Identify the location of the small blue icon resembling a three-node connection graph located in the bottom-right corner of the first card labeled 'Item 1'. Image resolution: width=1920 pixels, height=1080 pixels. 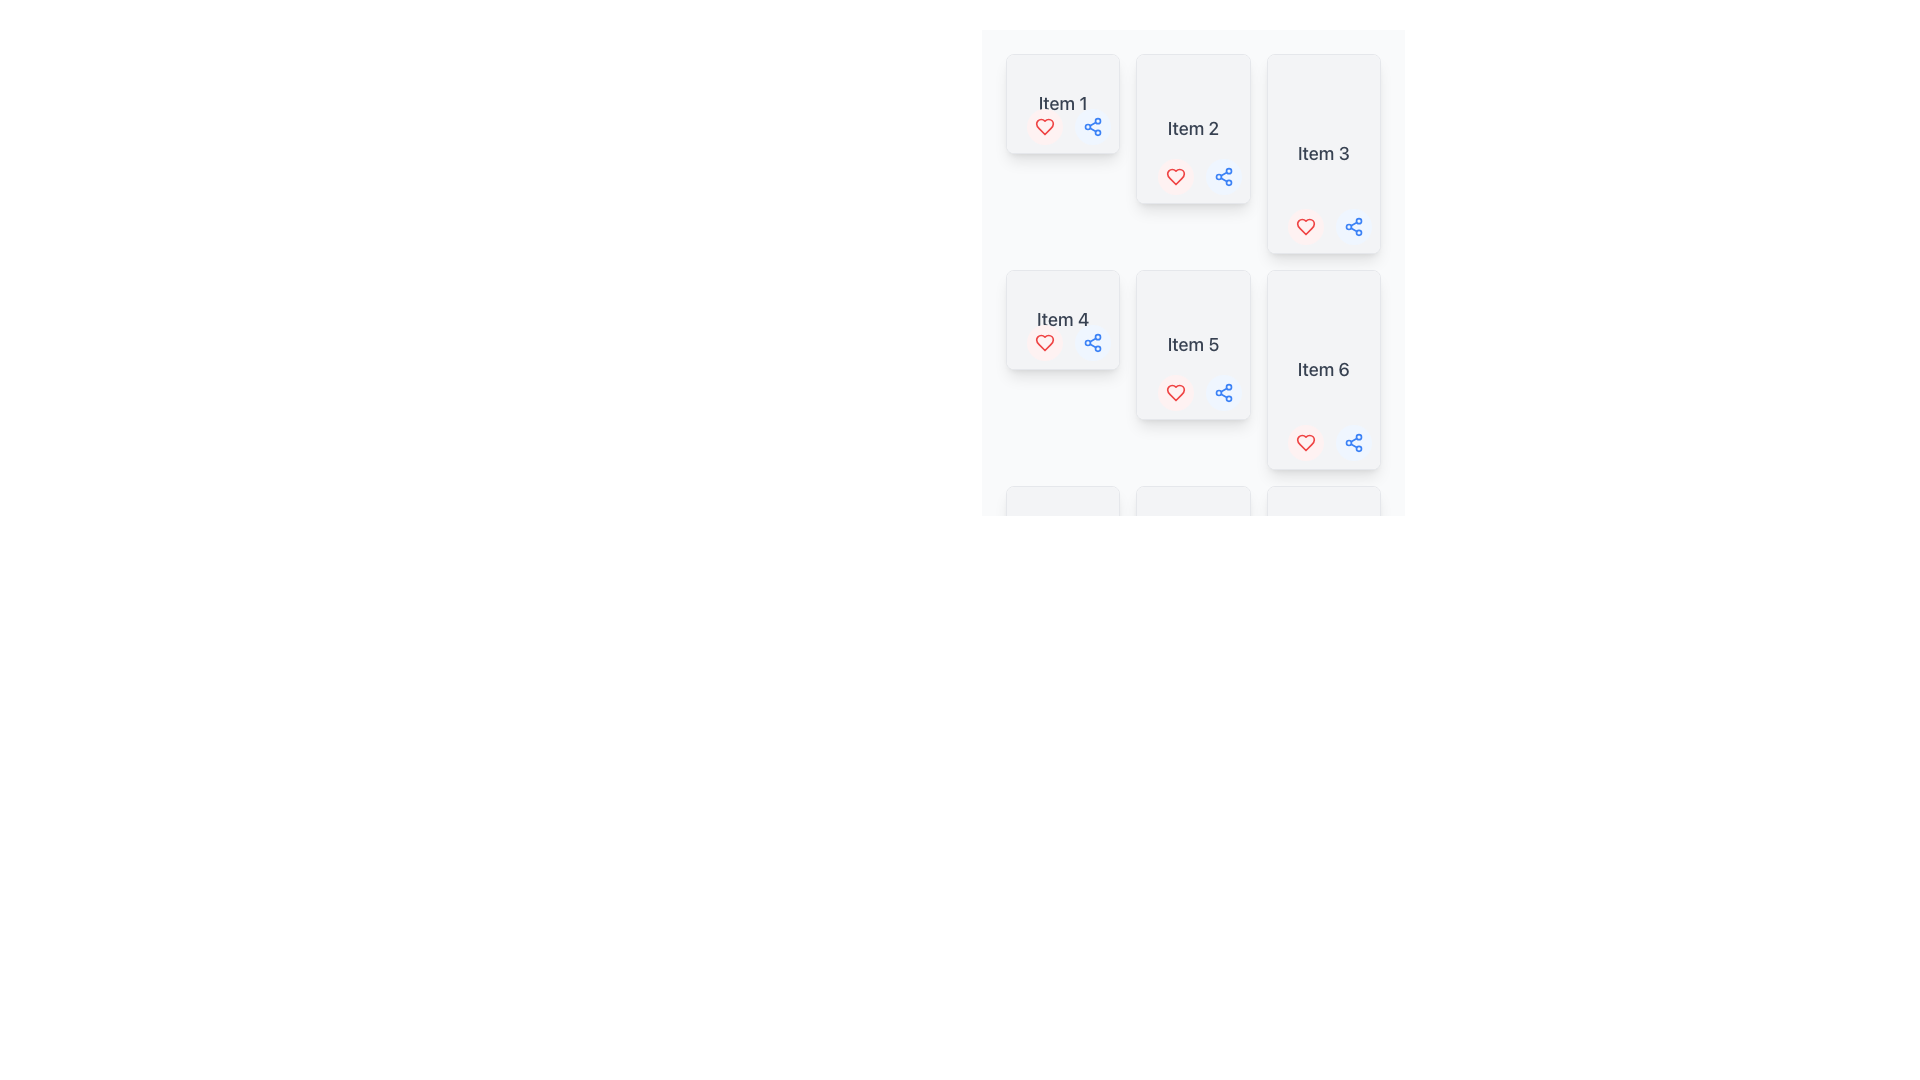
(1092, 127).